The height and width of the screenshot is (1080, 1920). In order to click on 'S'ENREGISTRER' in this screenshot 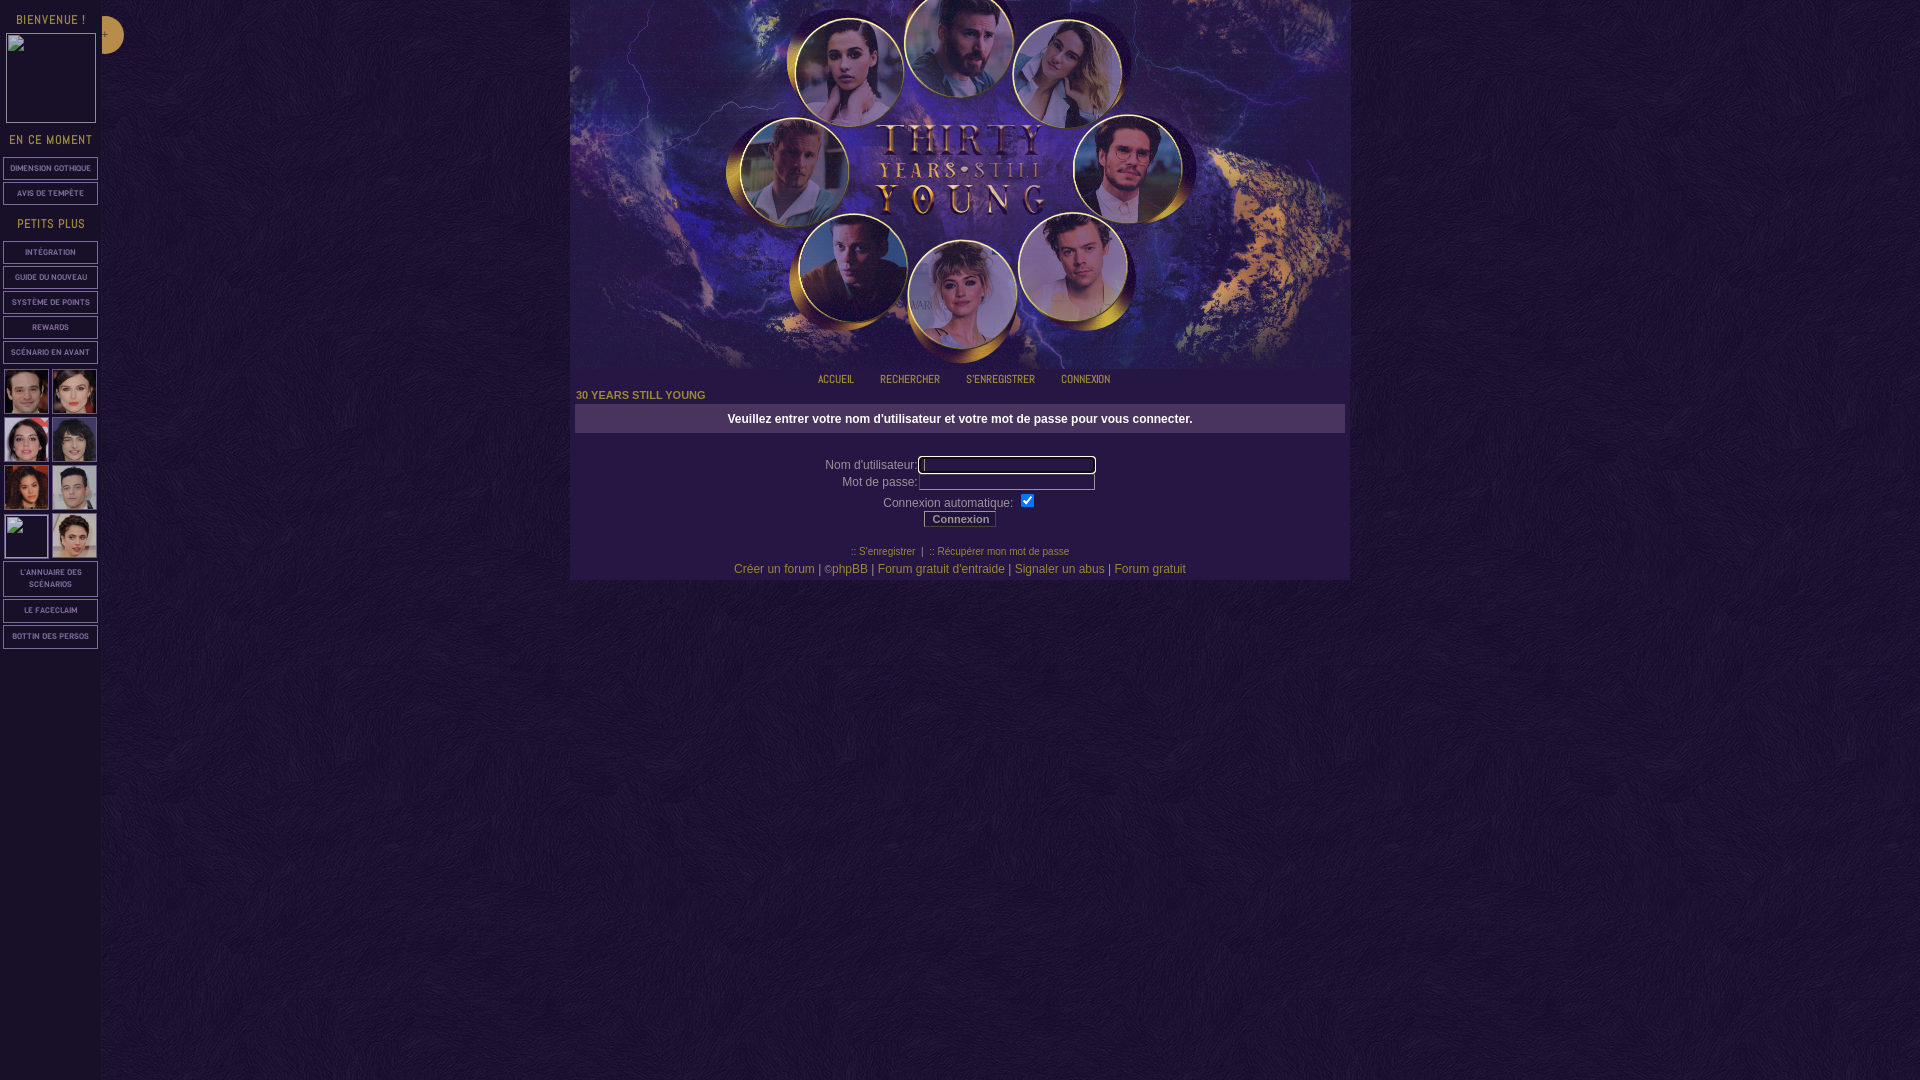, I will do `click(992, 378)`.